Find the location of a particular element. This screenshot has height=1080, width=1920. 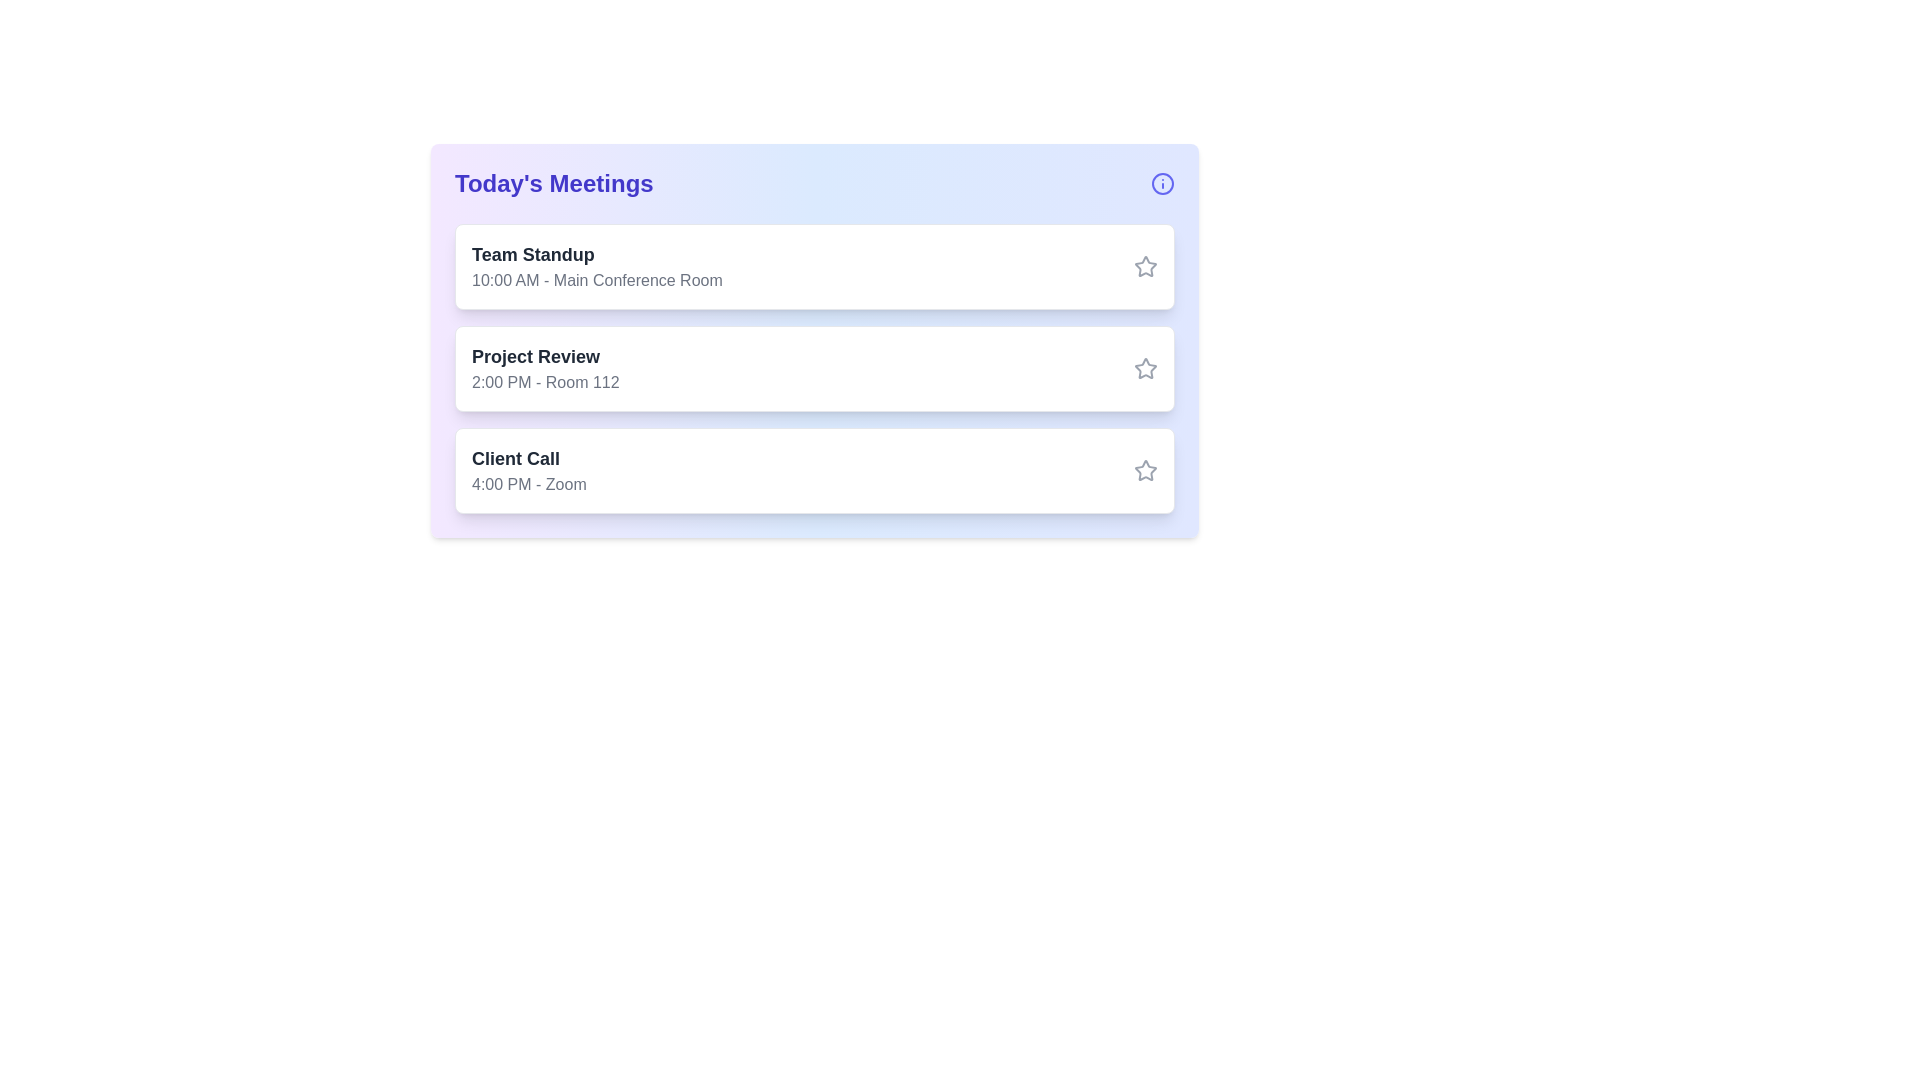

text displayed on the label that says 'Client Call' followed by '4:00 PM - Zoom', which is part of the meeting list titled 'Today's Meetings' is located at coordinates (529, 470).